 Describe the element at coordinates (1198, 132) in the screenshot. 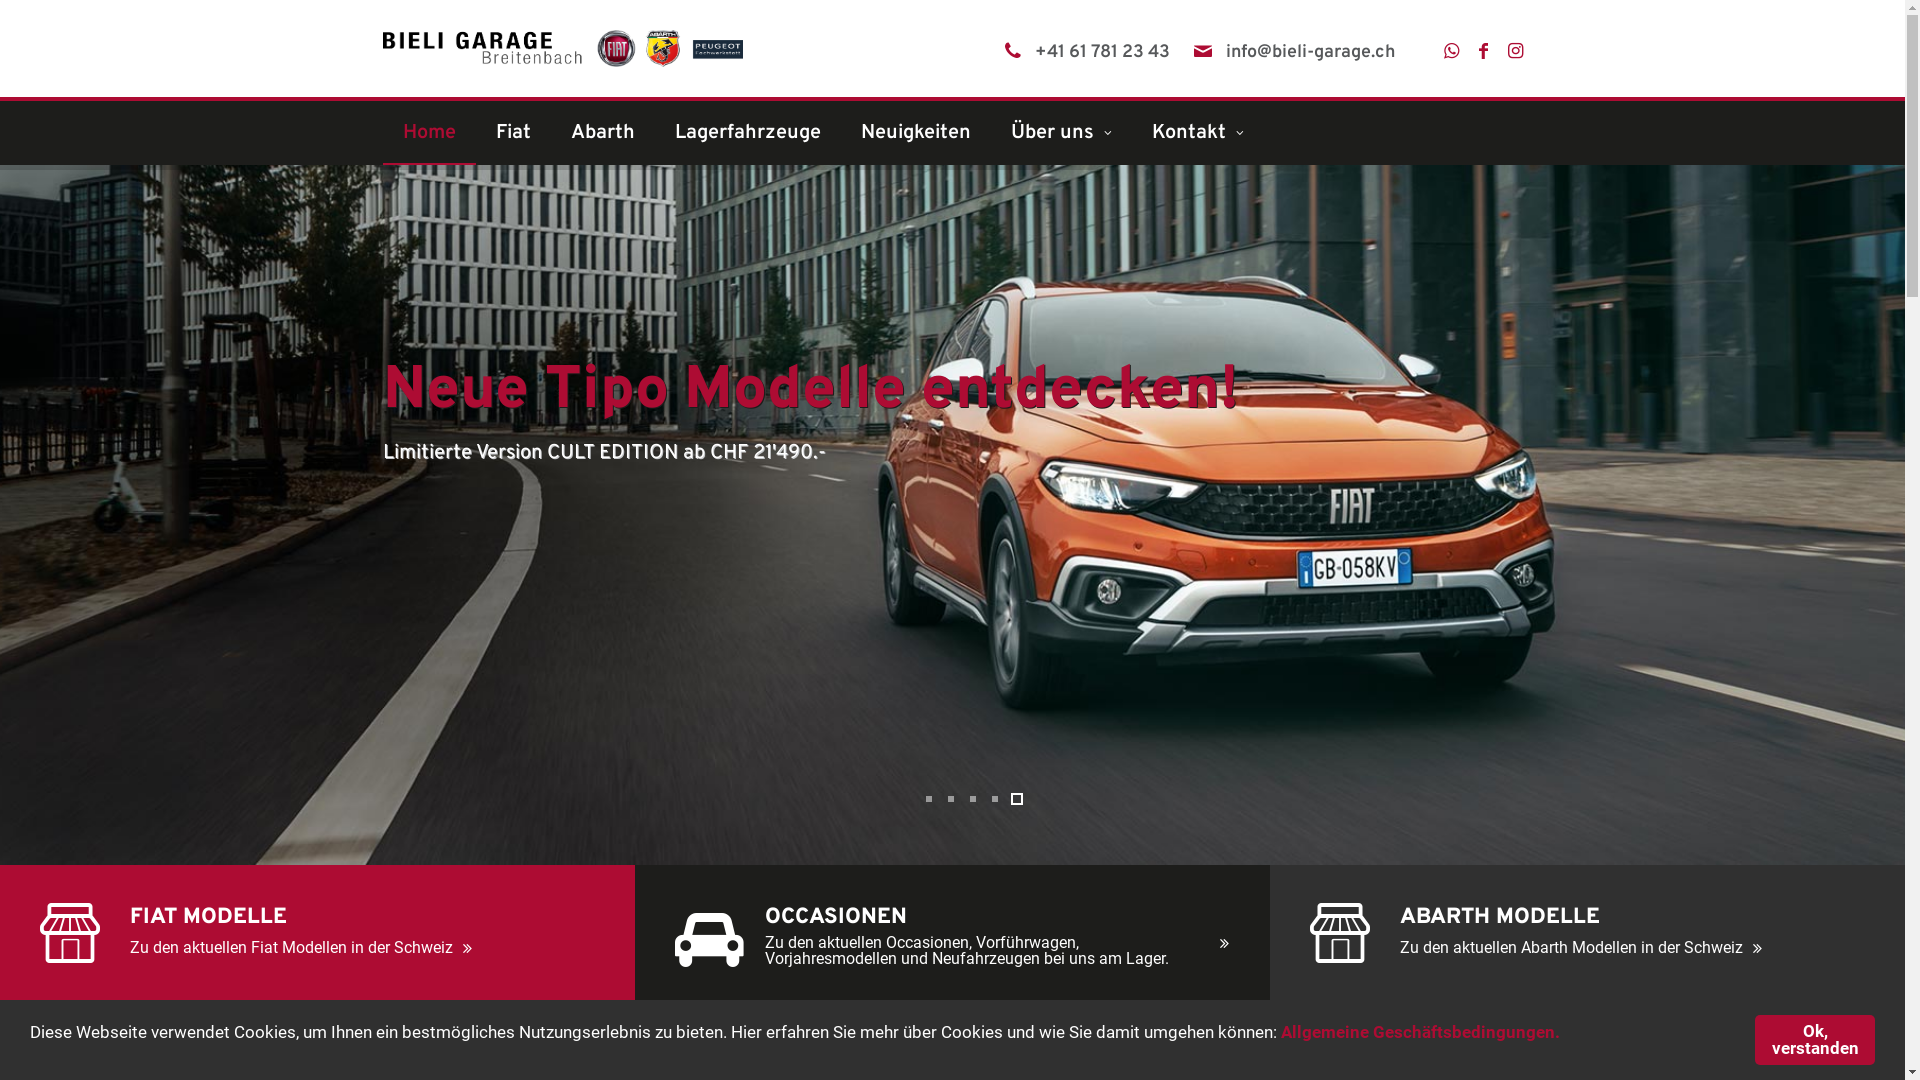

I see `'Kontakt'` at that location.